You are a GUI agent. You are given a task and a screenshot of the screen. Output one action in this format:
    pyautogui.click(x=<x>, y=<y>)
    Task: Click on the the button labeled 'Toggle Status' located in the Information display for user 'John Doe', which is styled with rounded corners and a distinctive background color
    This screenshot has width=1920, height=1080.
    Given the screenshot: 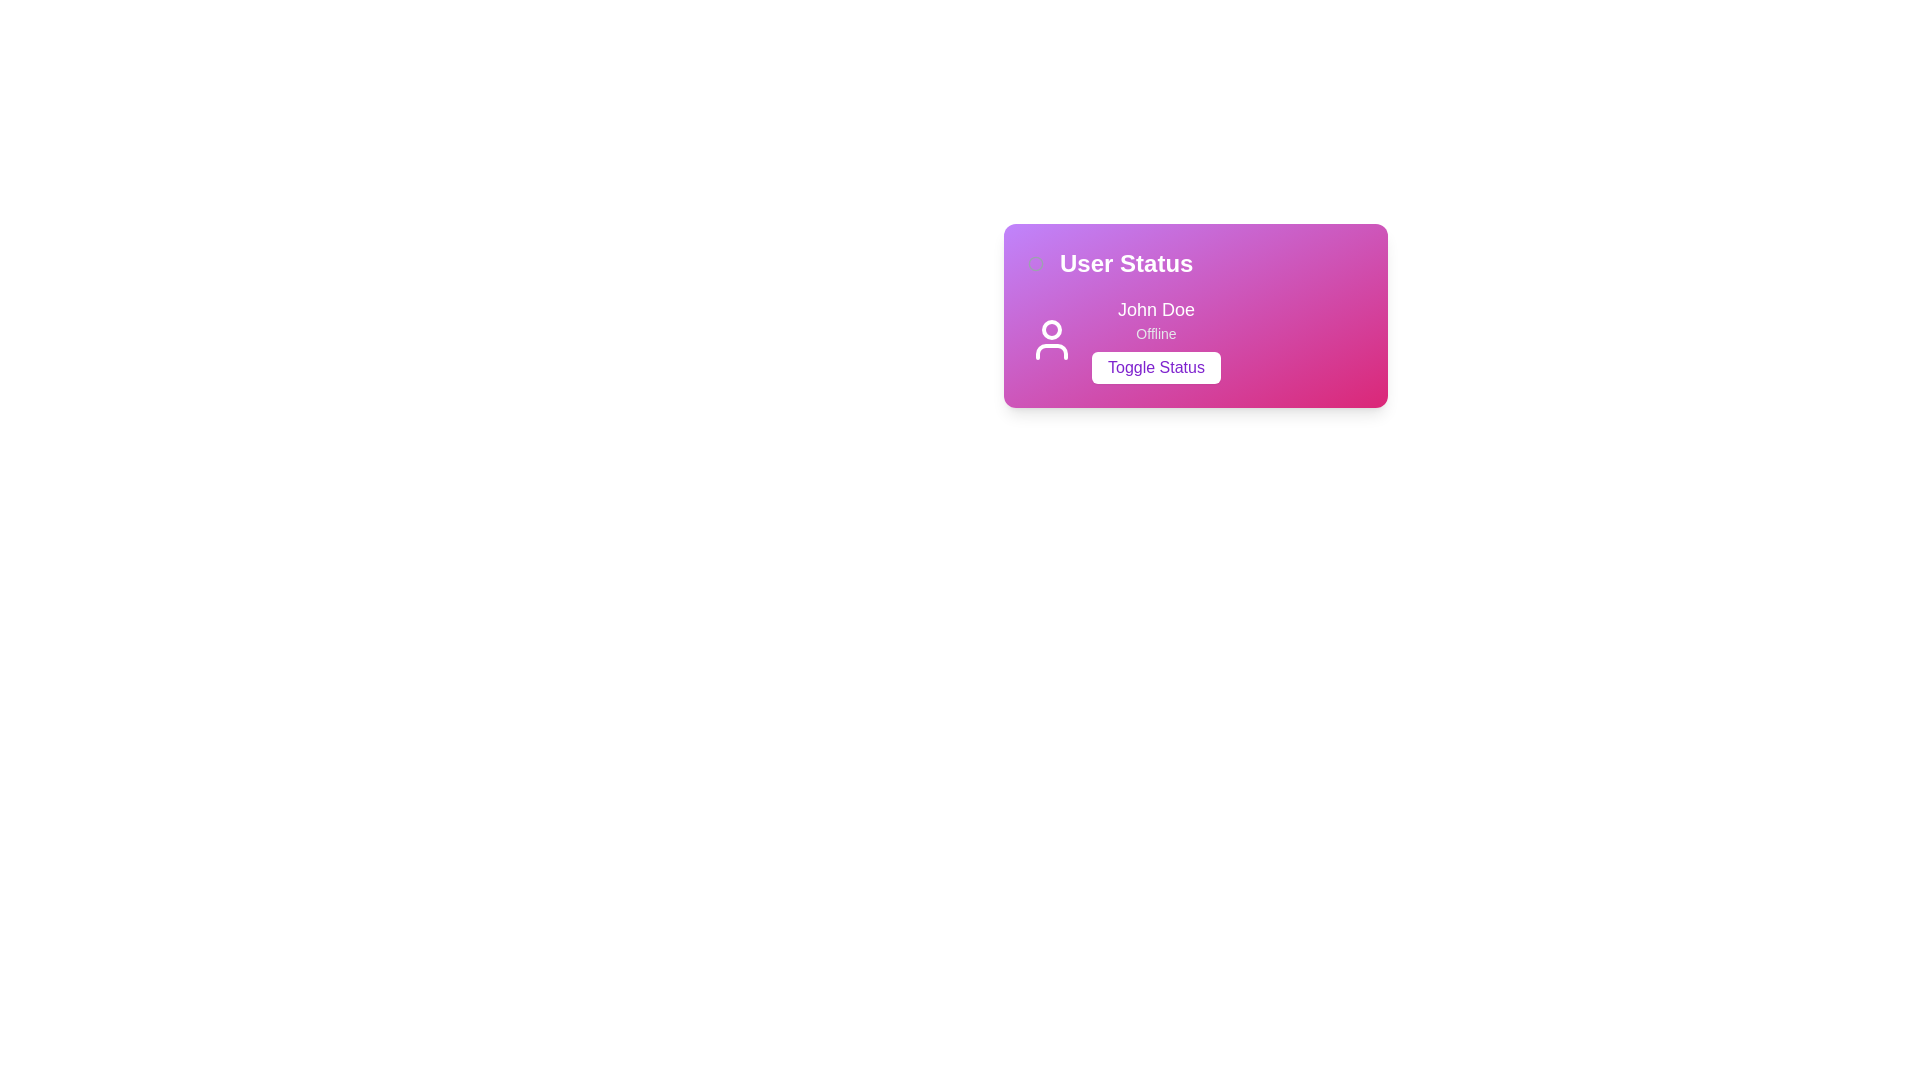 What is the action you would take?
    pyautogui.click(x=1156, y=338)
    